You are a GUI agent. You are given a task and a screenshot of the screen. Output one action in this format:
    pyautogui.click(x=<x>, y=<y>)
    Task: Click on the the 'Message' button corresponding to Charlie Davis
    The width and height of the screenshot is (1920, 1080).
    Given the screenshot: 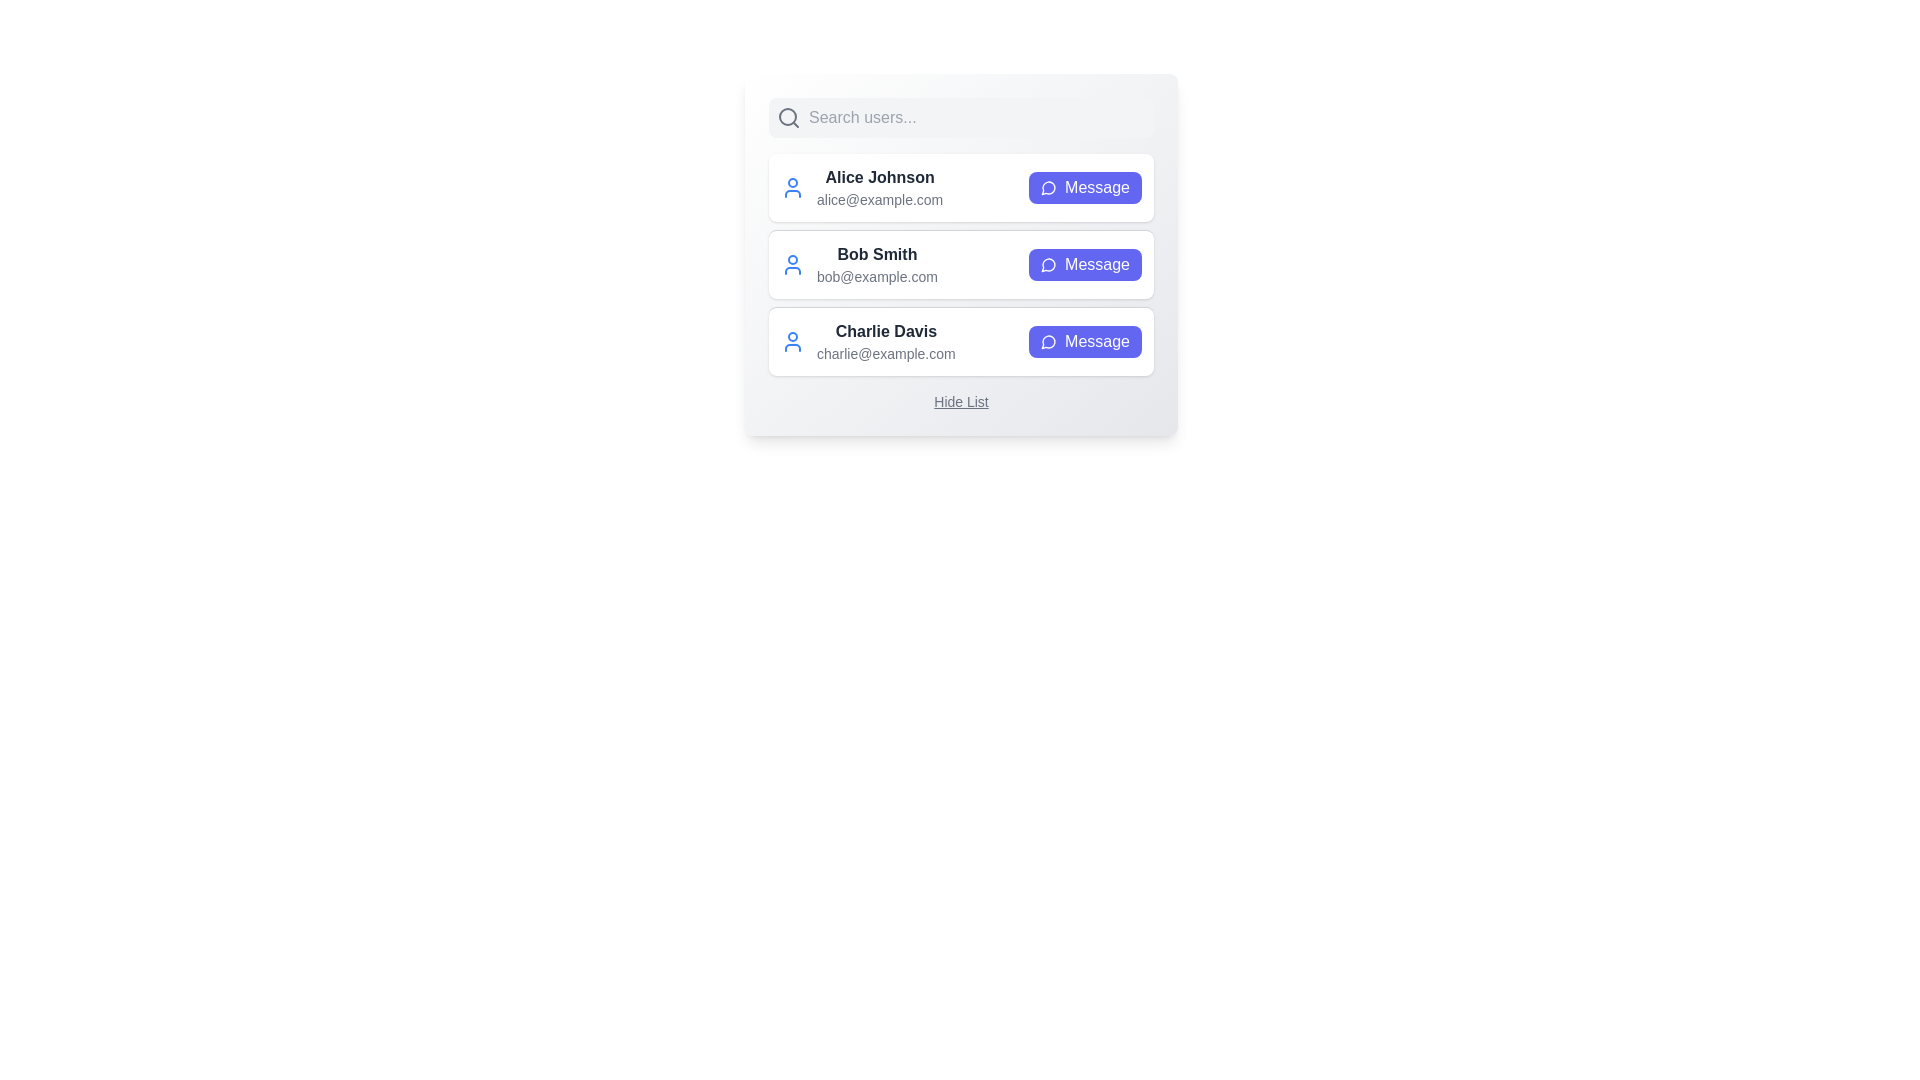 What is the action you would take?
    pyautogui.click(x=1084, y=341)
    